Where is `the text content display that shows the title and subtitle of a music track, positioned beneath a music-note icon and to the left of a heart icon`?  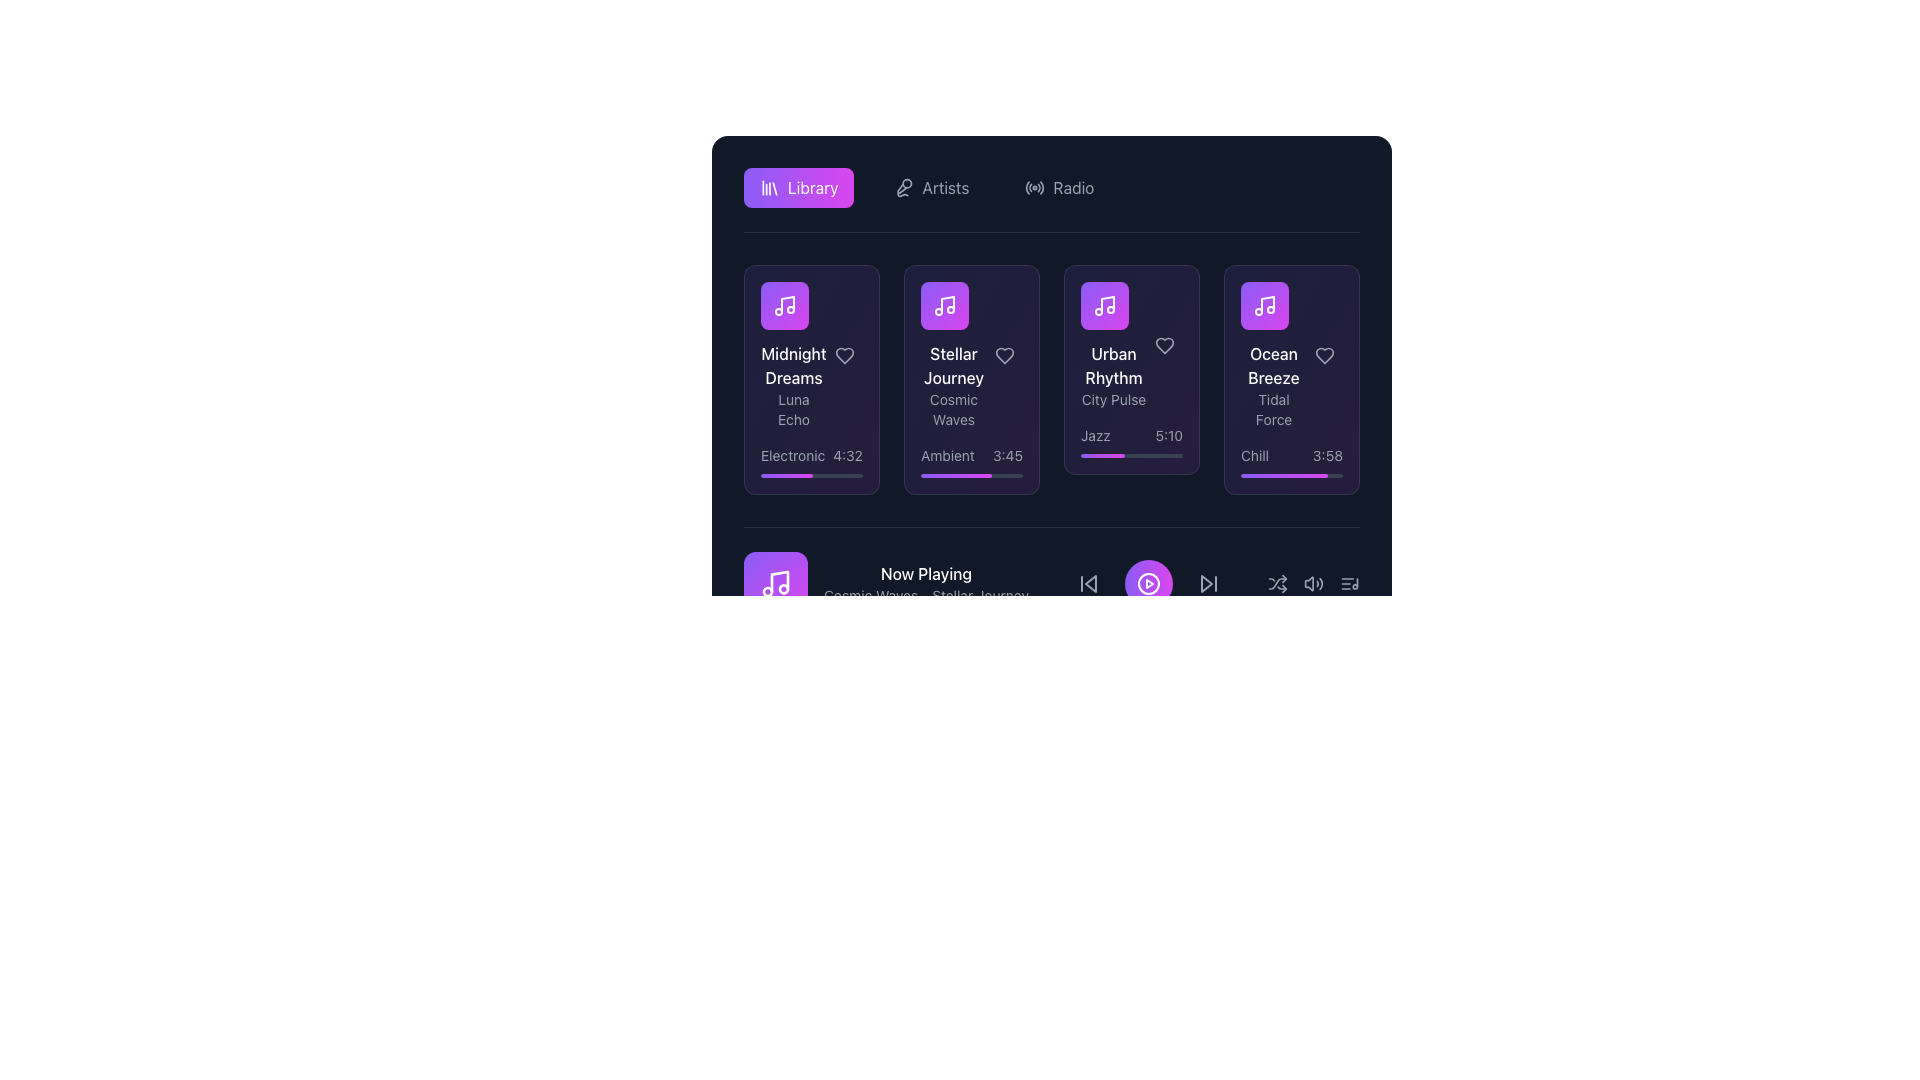 the text content display that shows the title and subtitle of a music track, positioned beneath a music-note icon and to the left of a heart icon is located at coordinates (971, 354).